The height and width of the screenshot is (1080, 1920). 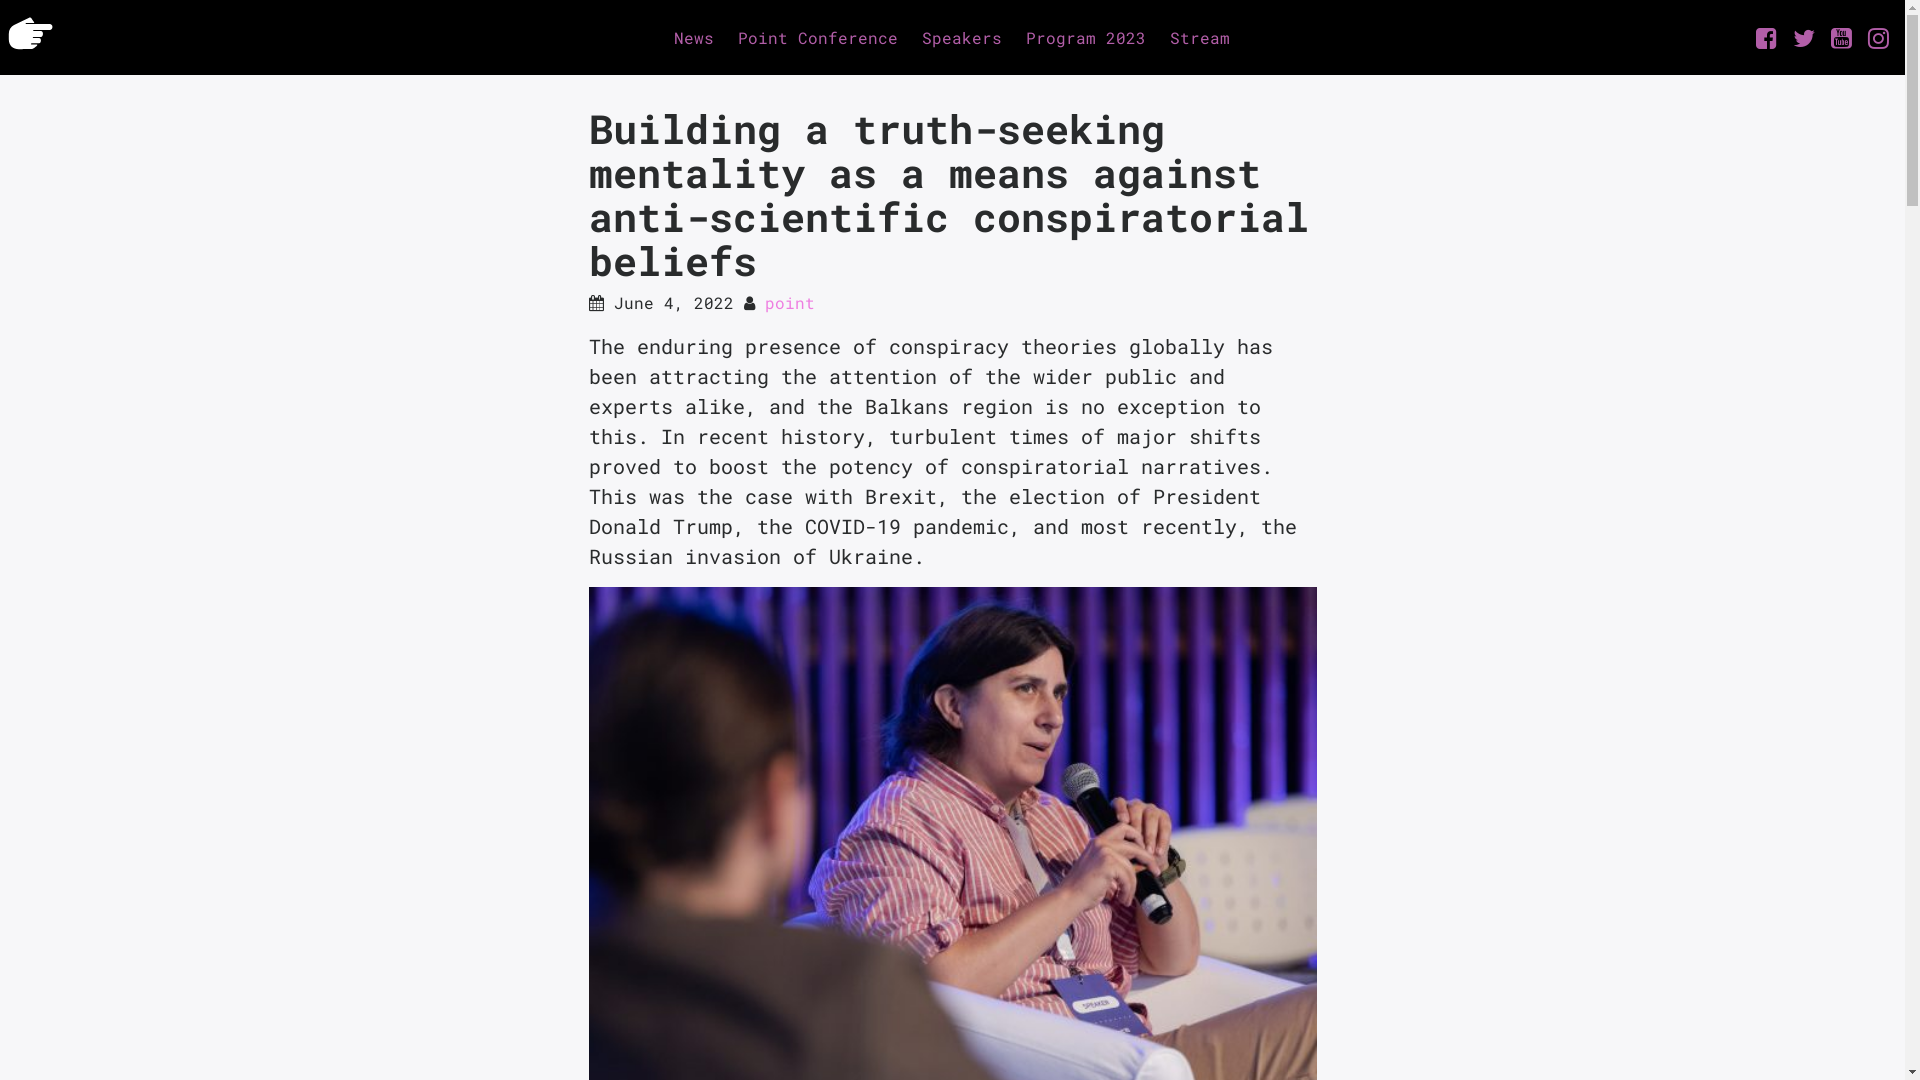 I want to click on 'News', so click(x=662, y=37).